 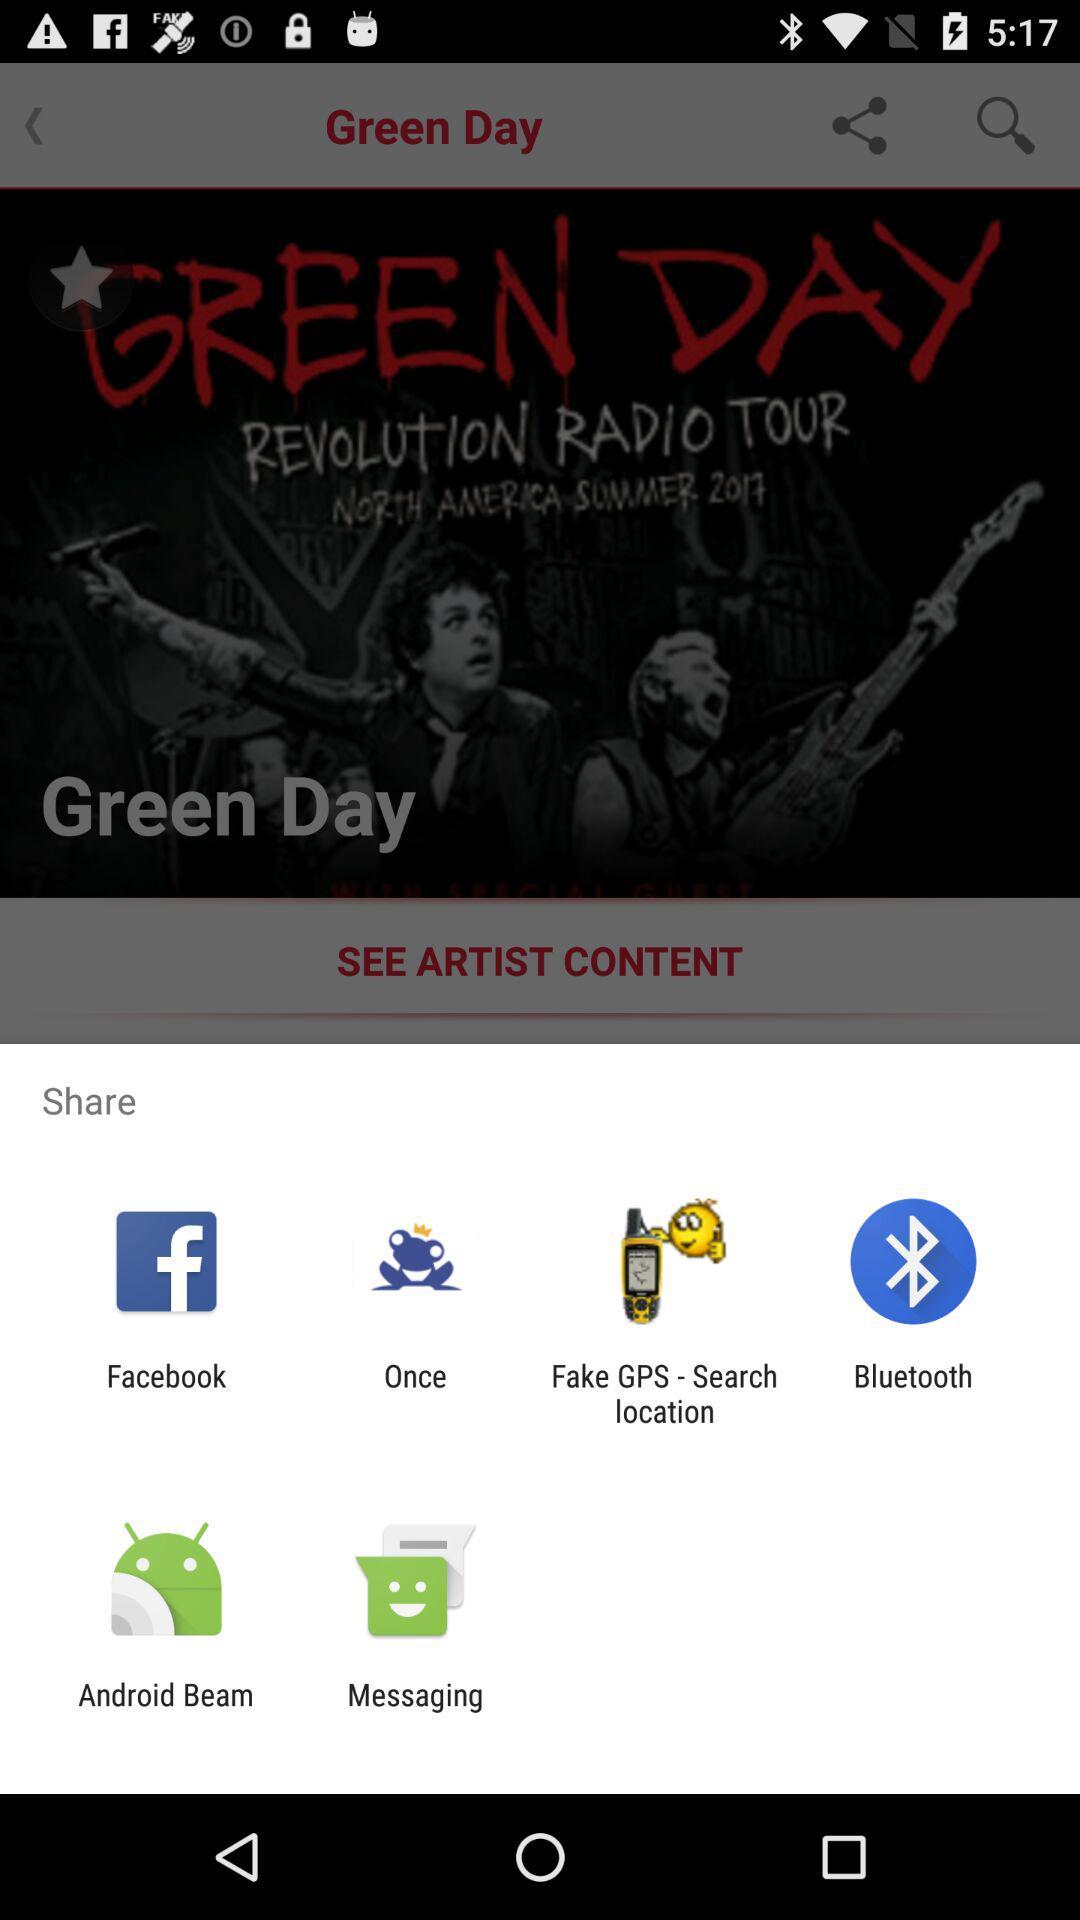 I want to click on the item to the left of the bluetooth icon, so click(x=664, y=1392).